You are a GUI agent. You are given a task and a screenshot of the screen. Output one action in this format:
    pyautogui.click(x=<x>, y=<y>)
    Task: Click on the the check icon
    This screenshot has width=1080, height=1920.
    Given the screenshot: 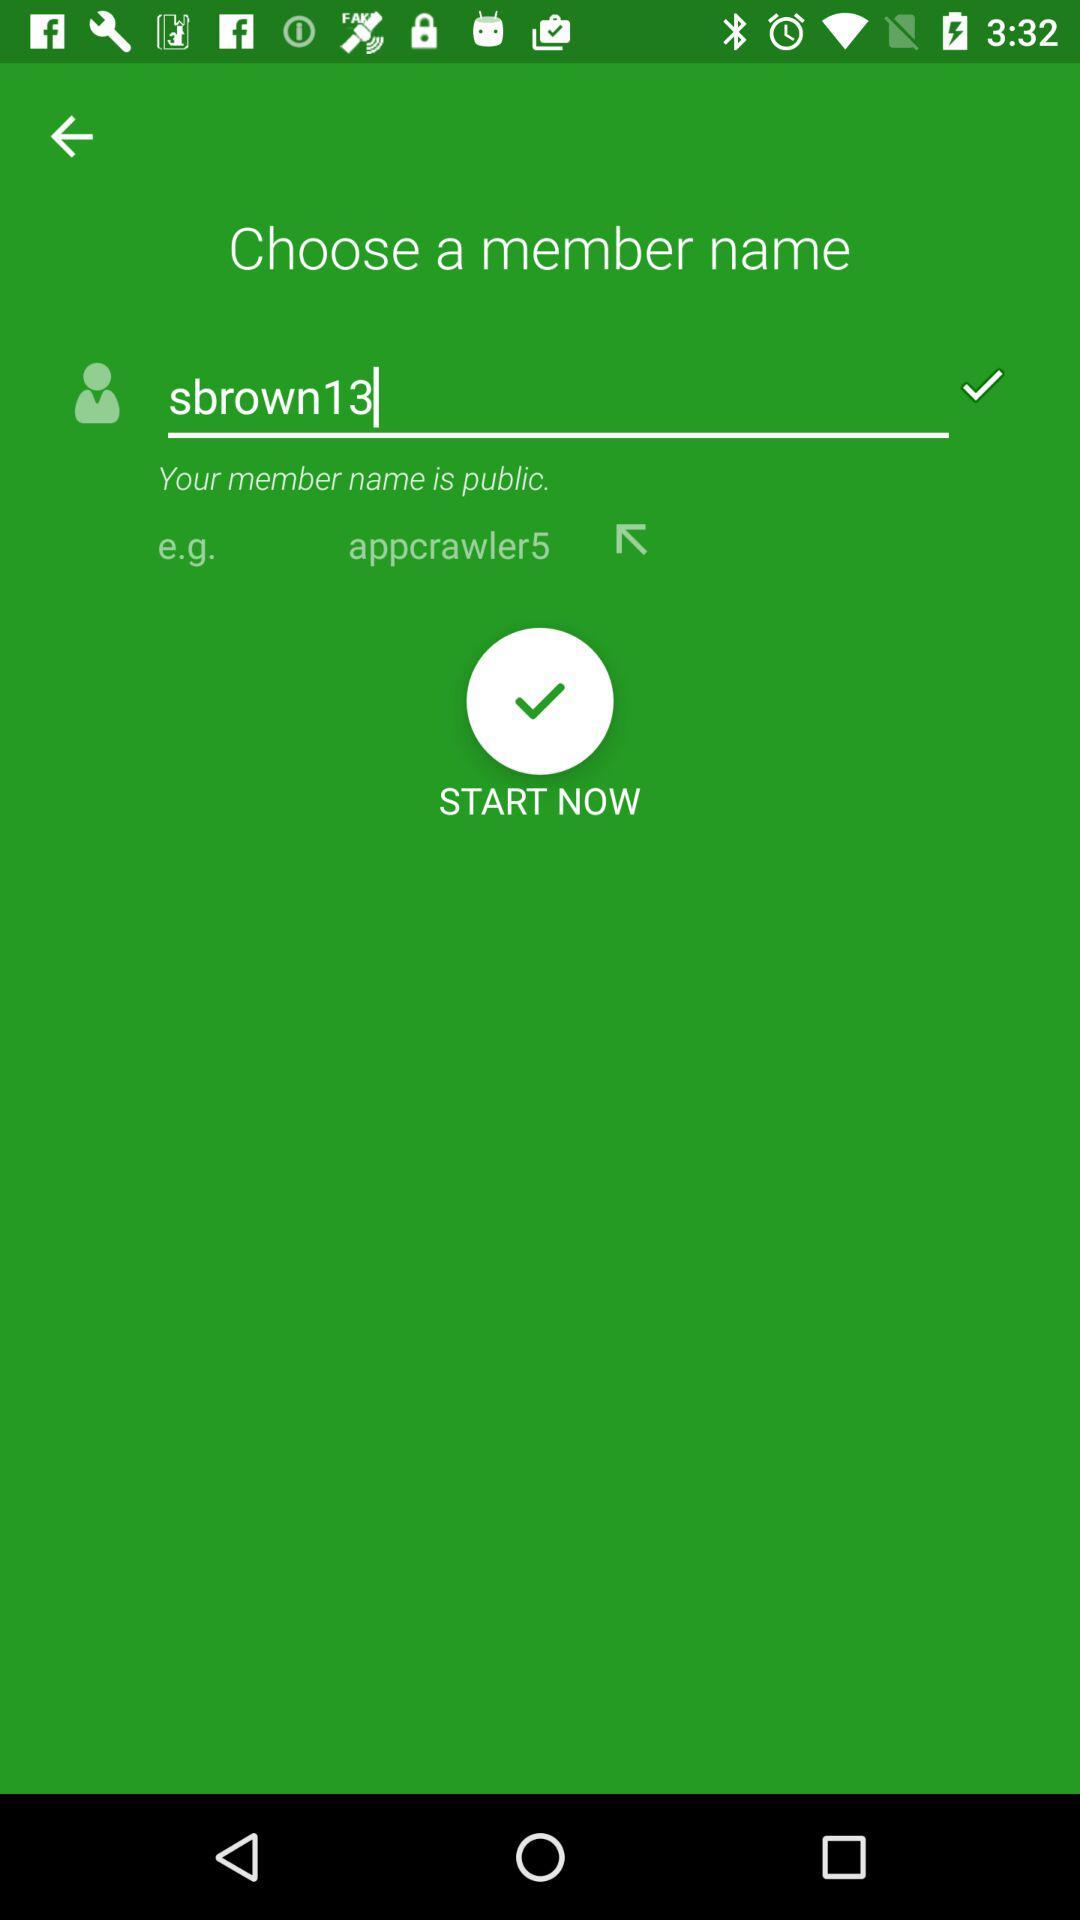 What is the action you would take?
    pyautogui.click(x=540, y=701)
    